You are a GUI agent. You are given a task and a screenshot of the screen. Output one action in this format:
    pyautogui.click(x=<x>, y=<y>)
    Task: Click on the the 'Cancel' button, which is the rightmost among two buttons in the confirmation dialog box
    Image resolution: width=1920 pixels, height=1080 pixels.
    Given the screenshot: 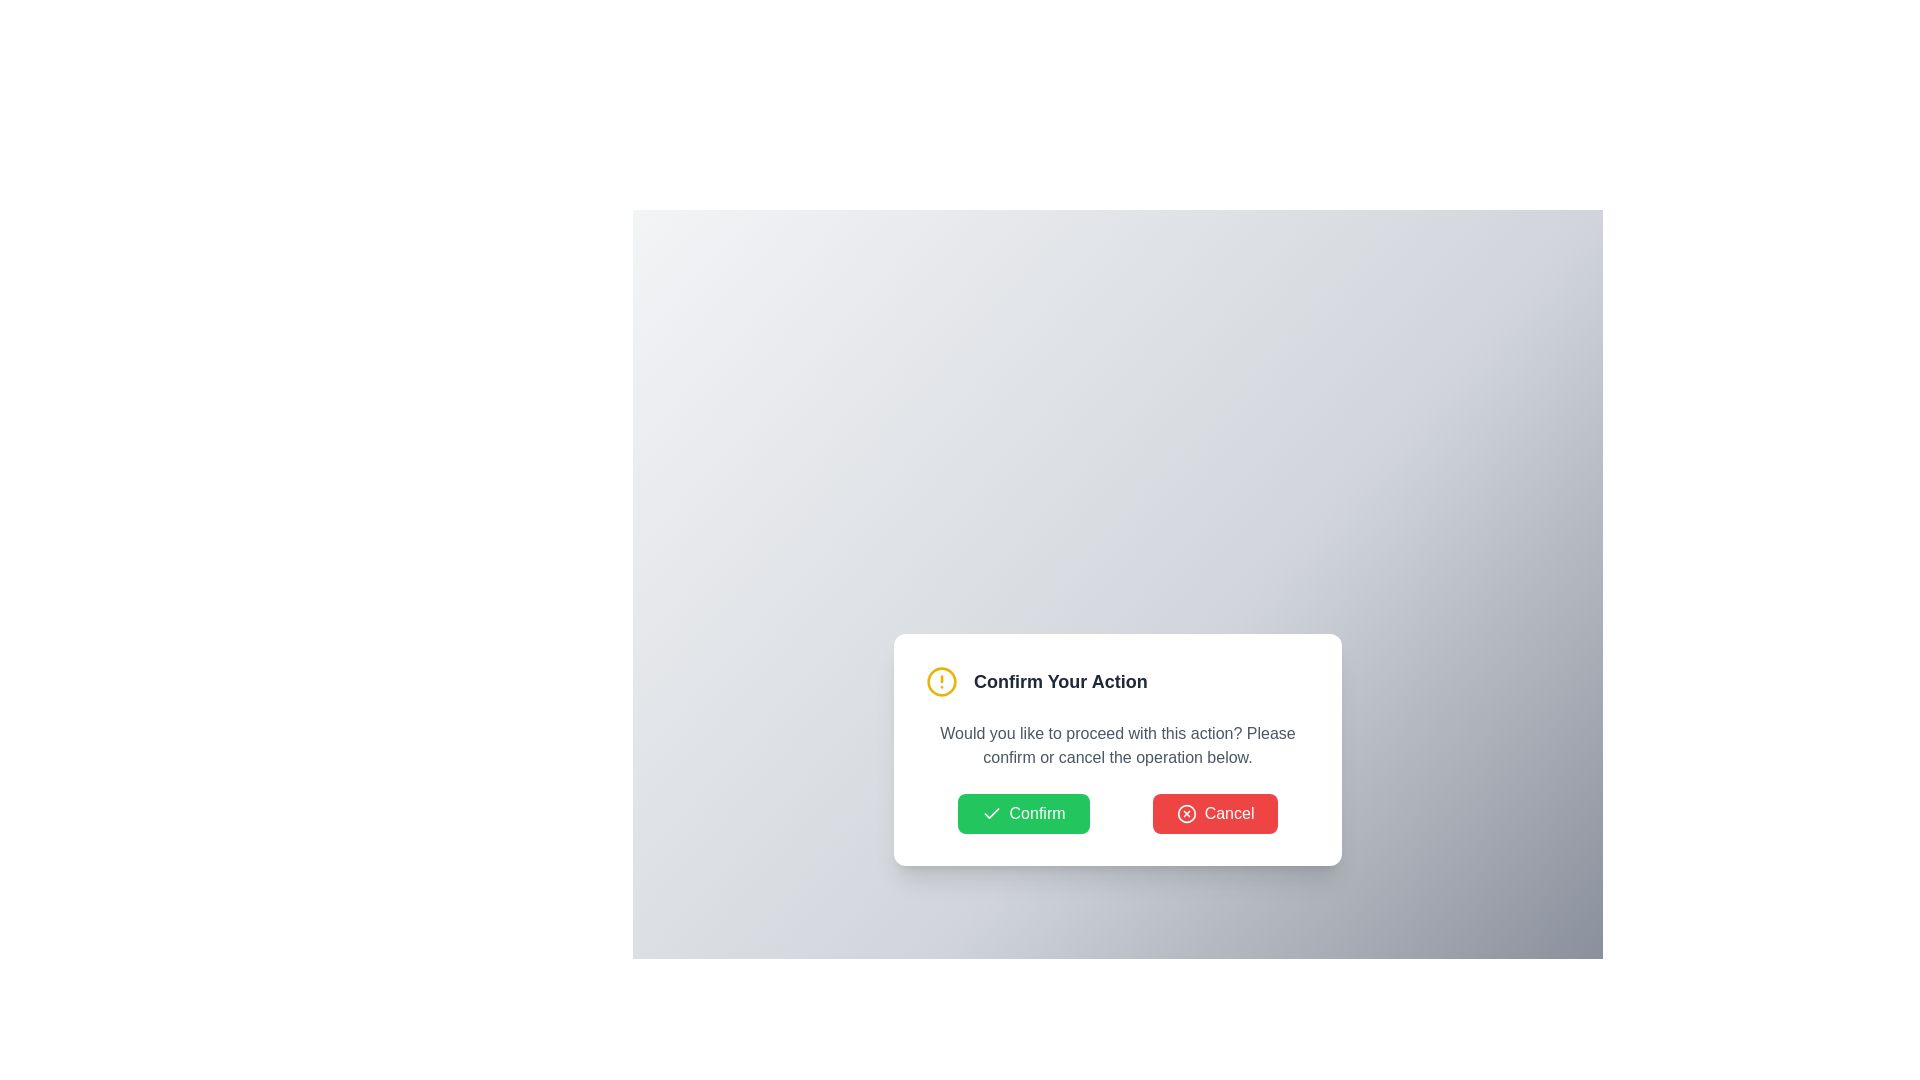 What is the action you would take?
    pyautogui.click(x=1186, y=813)
    